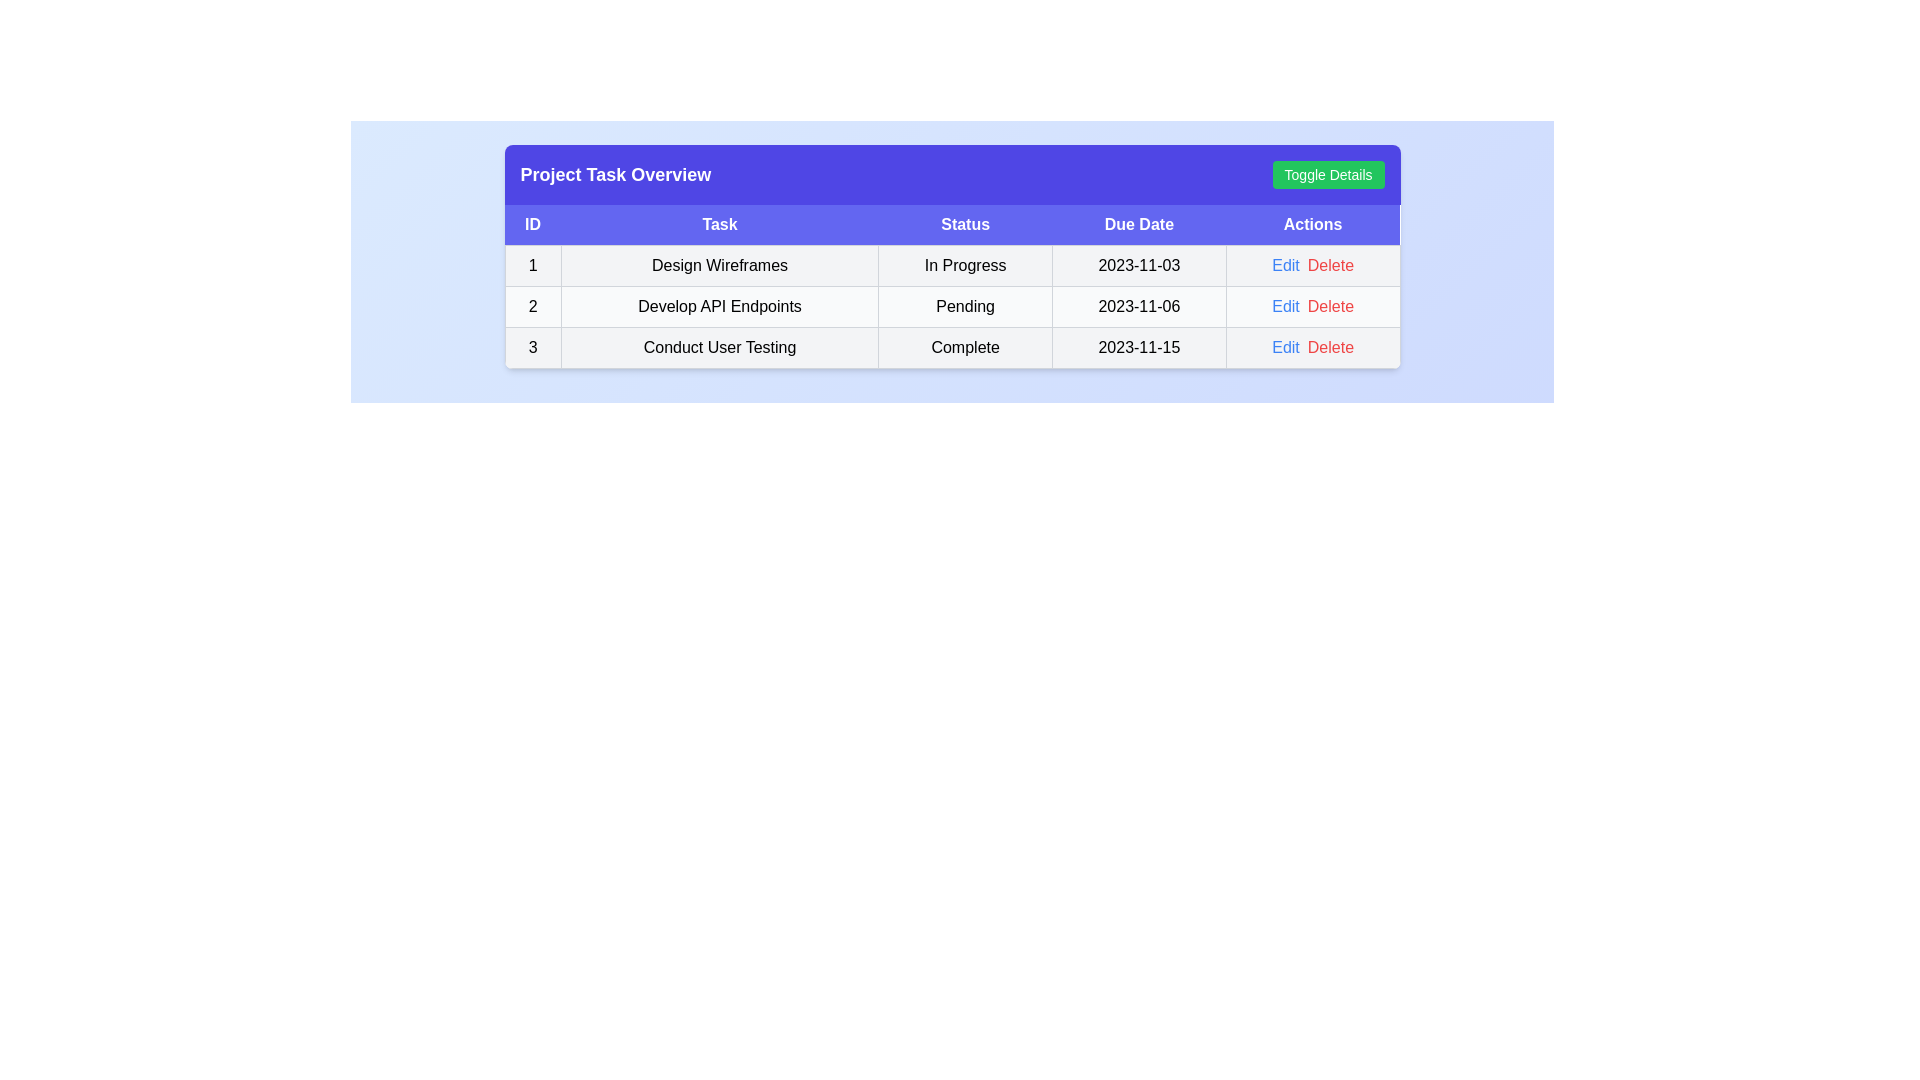  What do you see at coordinates (1330, 265) in the screenshot?
I see `the 'Delete' button for task 1` at bounding box center [1330, 265].